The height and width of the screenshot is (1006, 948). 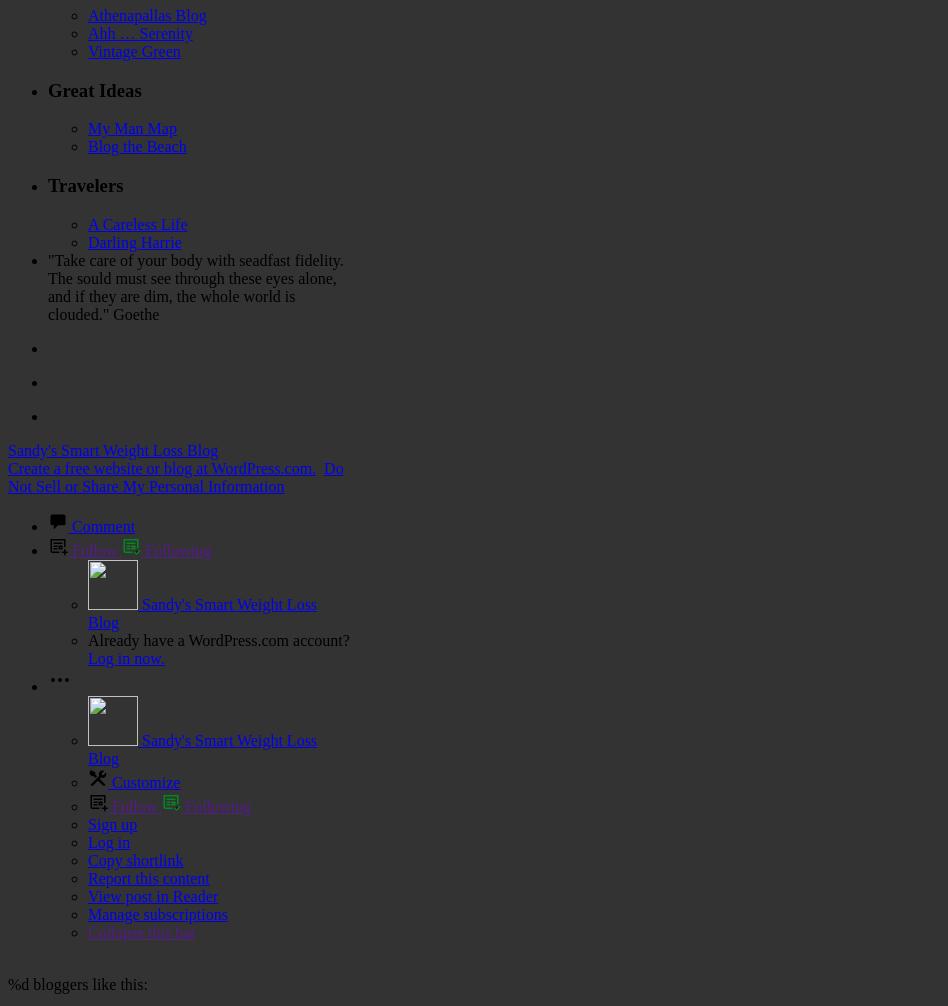 What do you see at coordinates (103, 525) in the screenshot?
I see `'Comment'` at bounding box center [103, 525].